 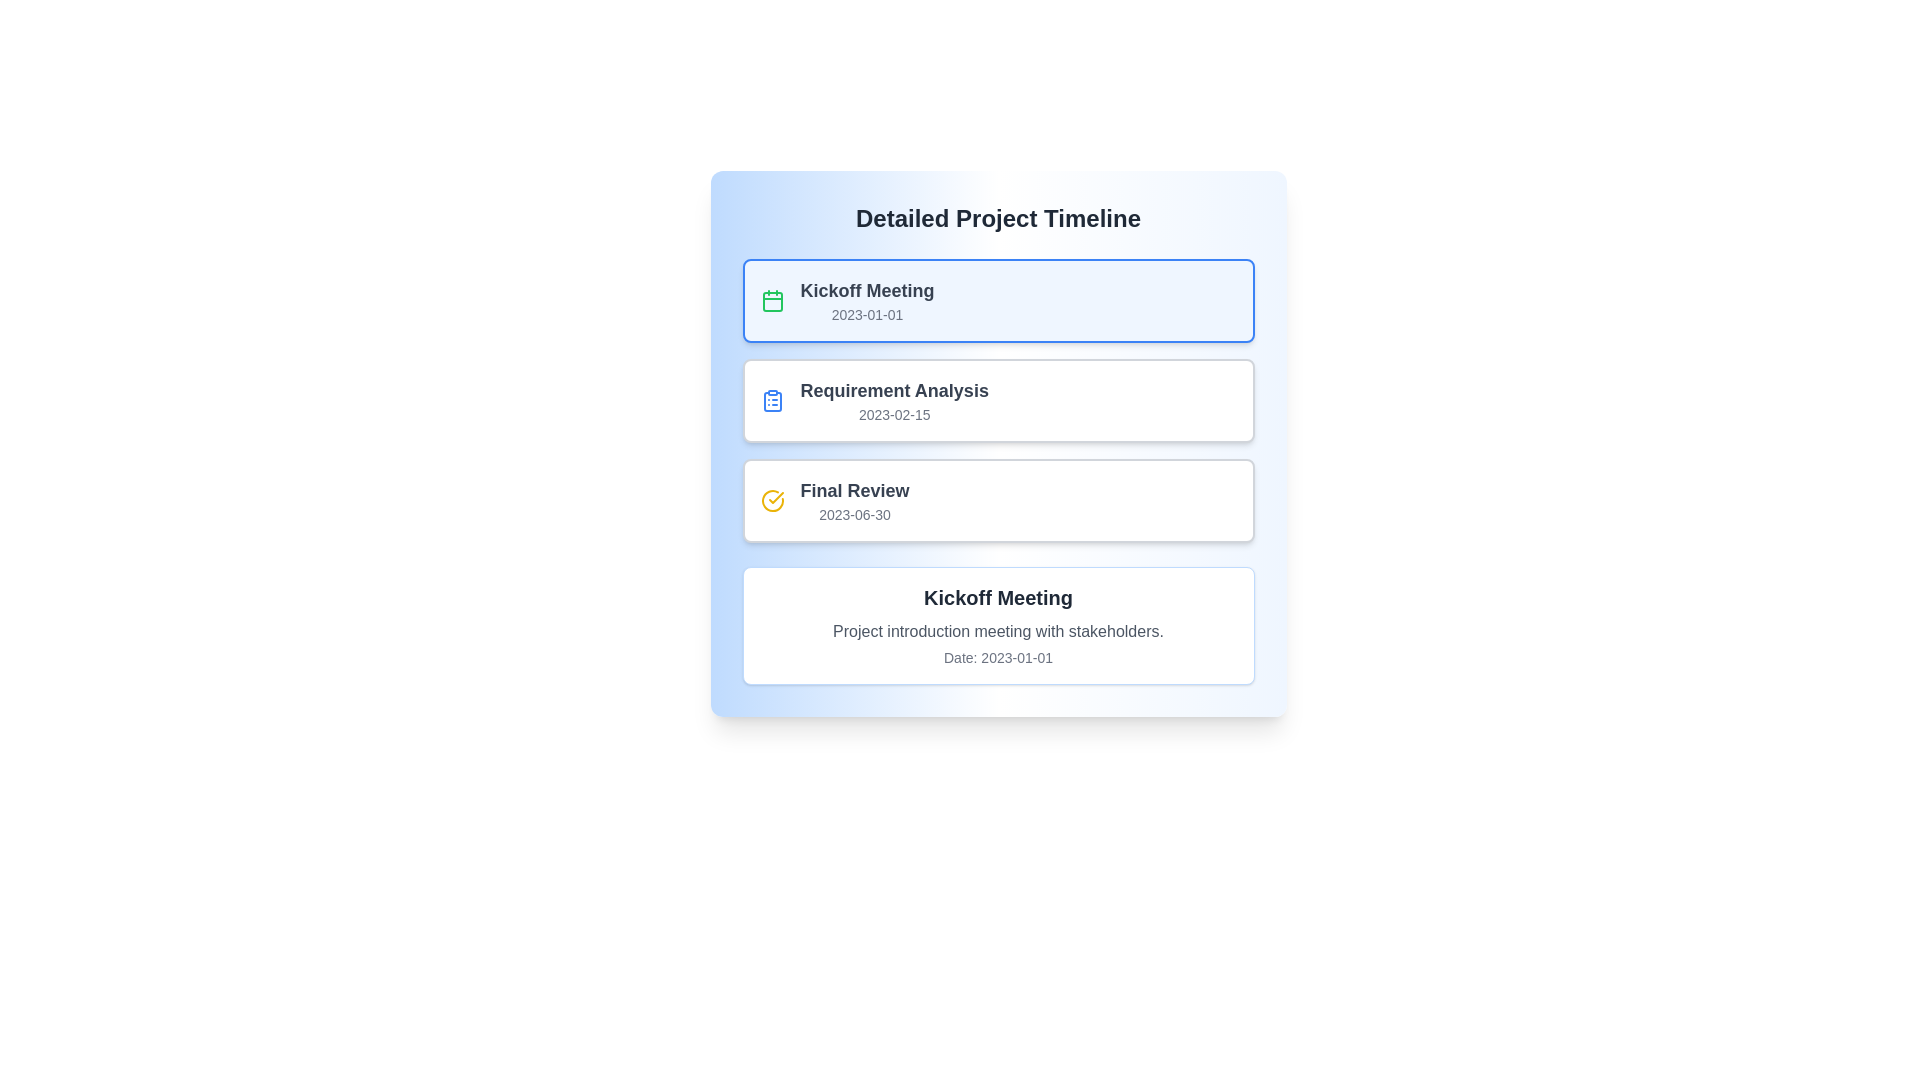 What do you see at coordinates (998, 632) in the screenshot?
I see `the text element that says 'Project introduction meeting with stakeholders.' which is positioned below the title 'Kickoff Meeting' and above the date 'Date: 2023-01-01'` at bounding box center [998, 632].